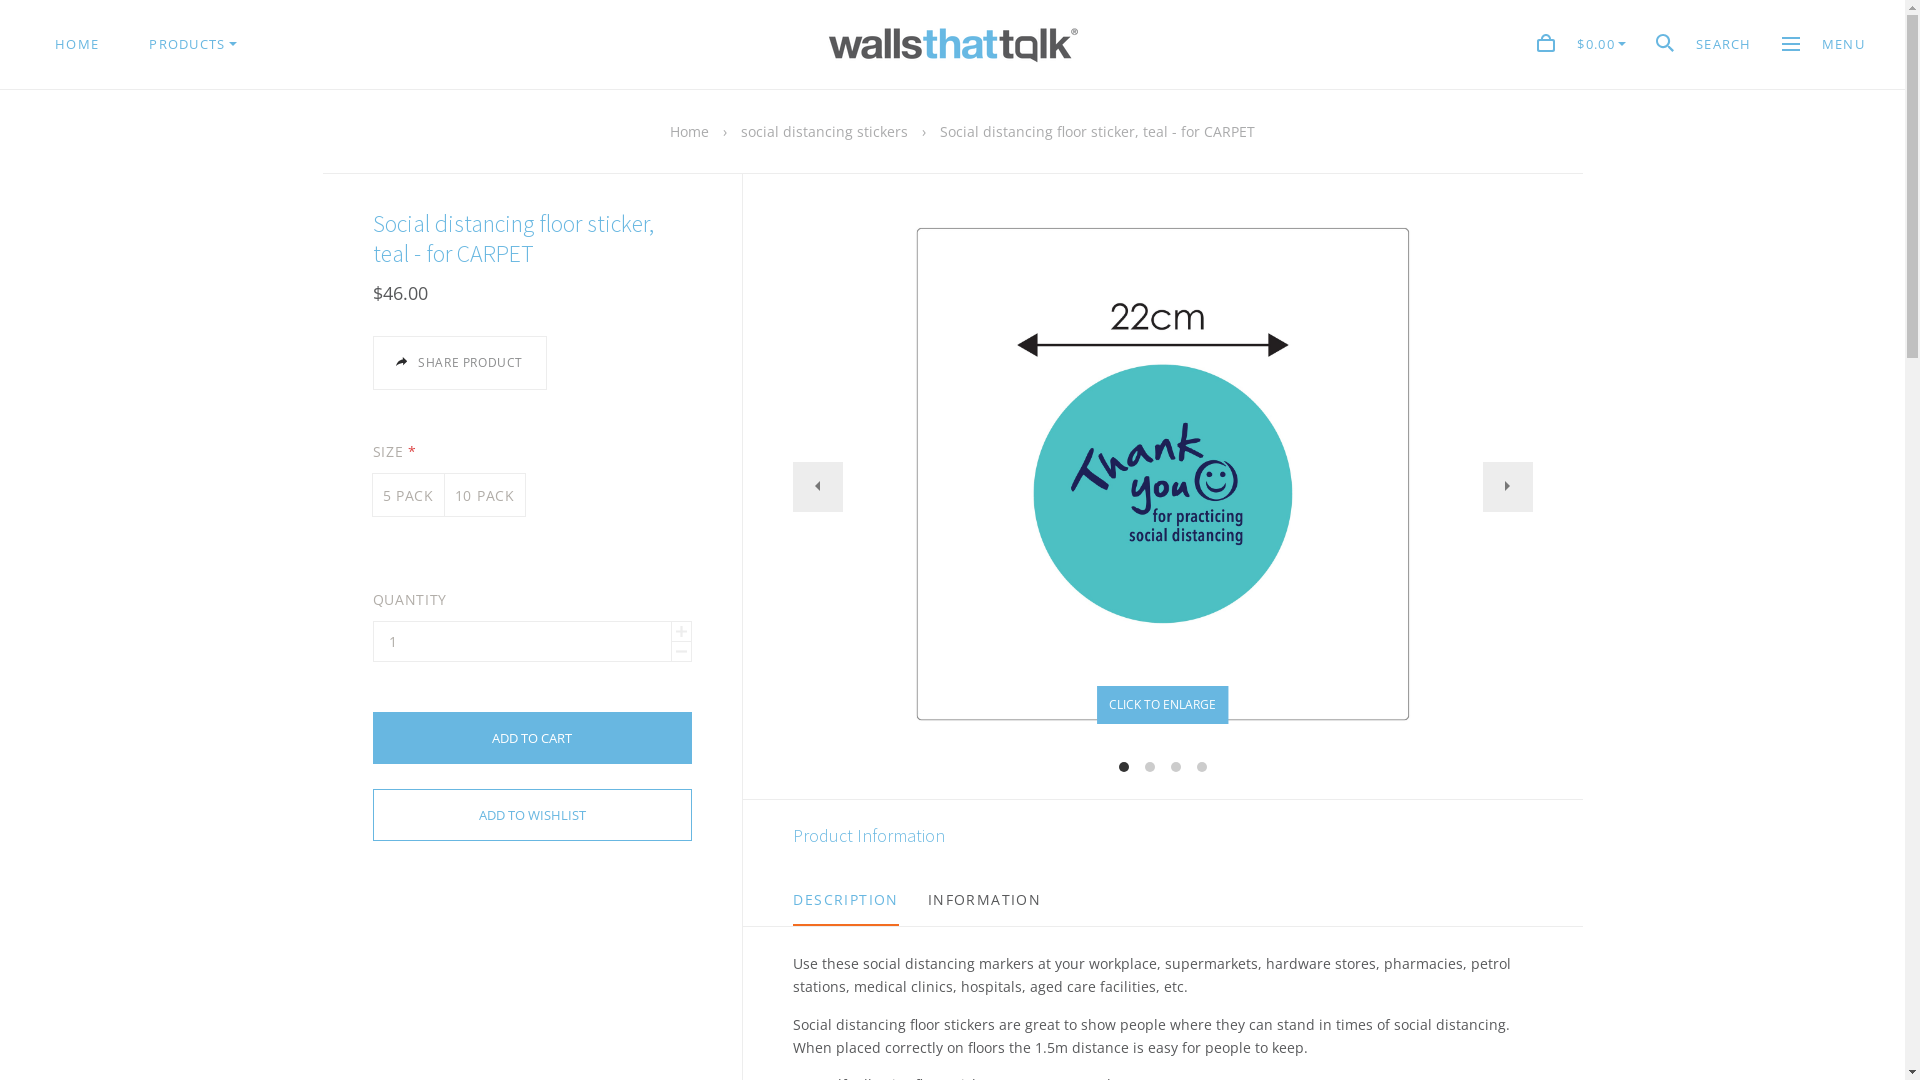 The image size is (1920, 1080). Describe the element at coordinates (689, 131) in the screenshot. I see `'Home'` at that location.